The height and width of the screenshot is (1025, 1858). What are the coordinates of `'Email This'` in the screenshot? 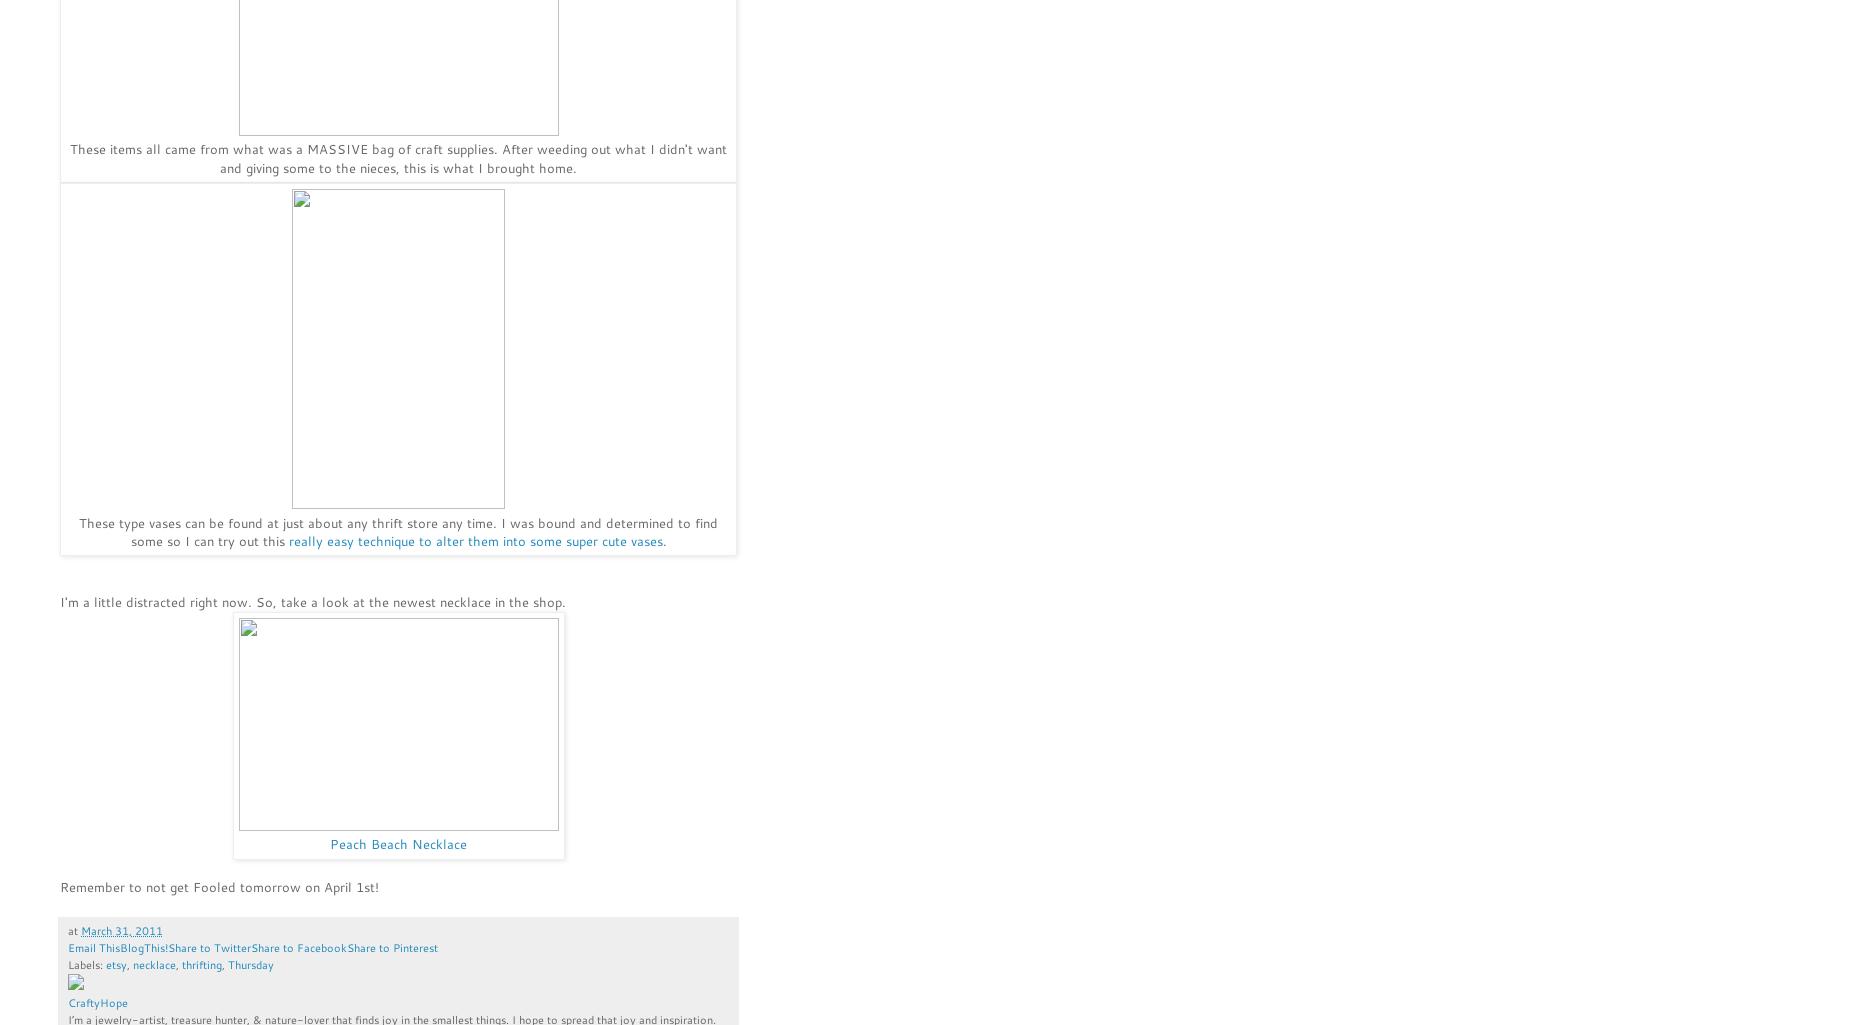 It's located at (94, 947).